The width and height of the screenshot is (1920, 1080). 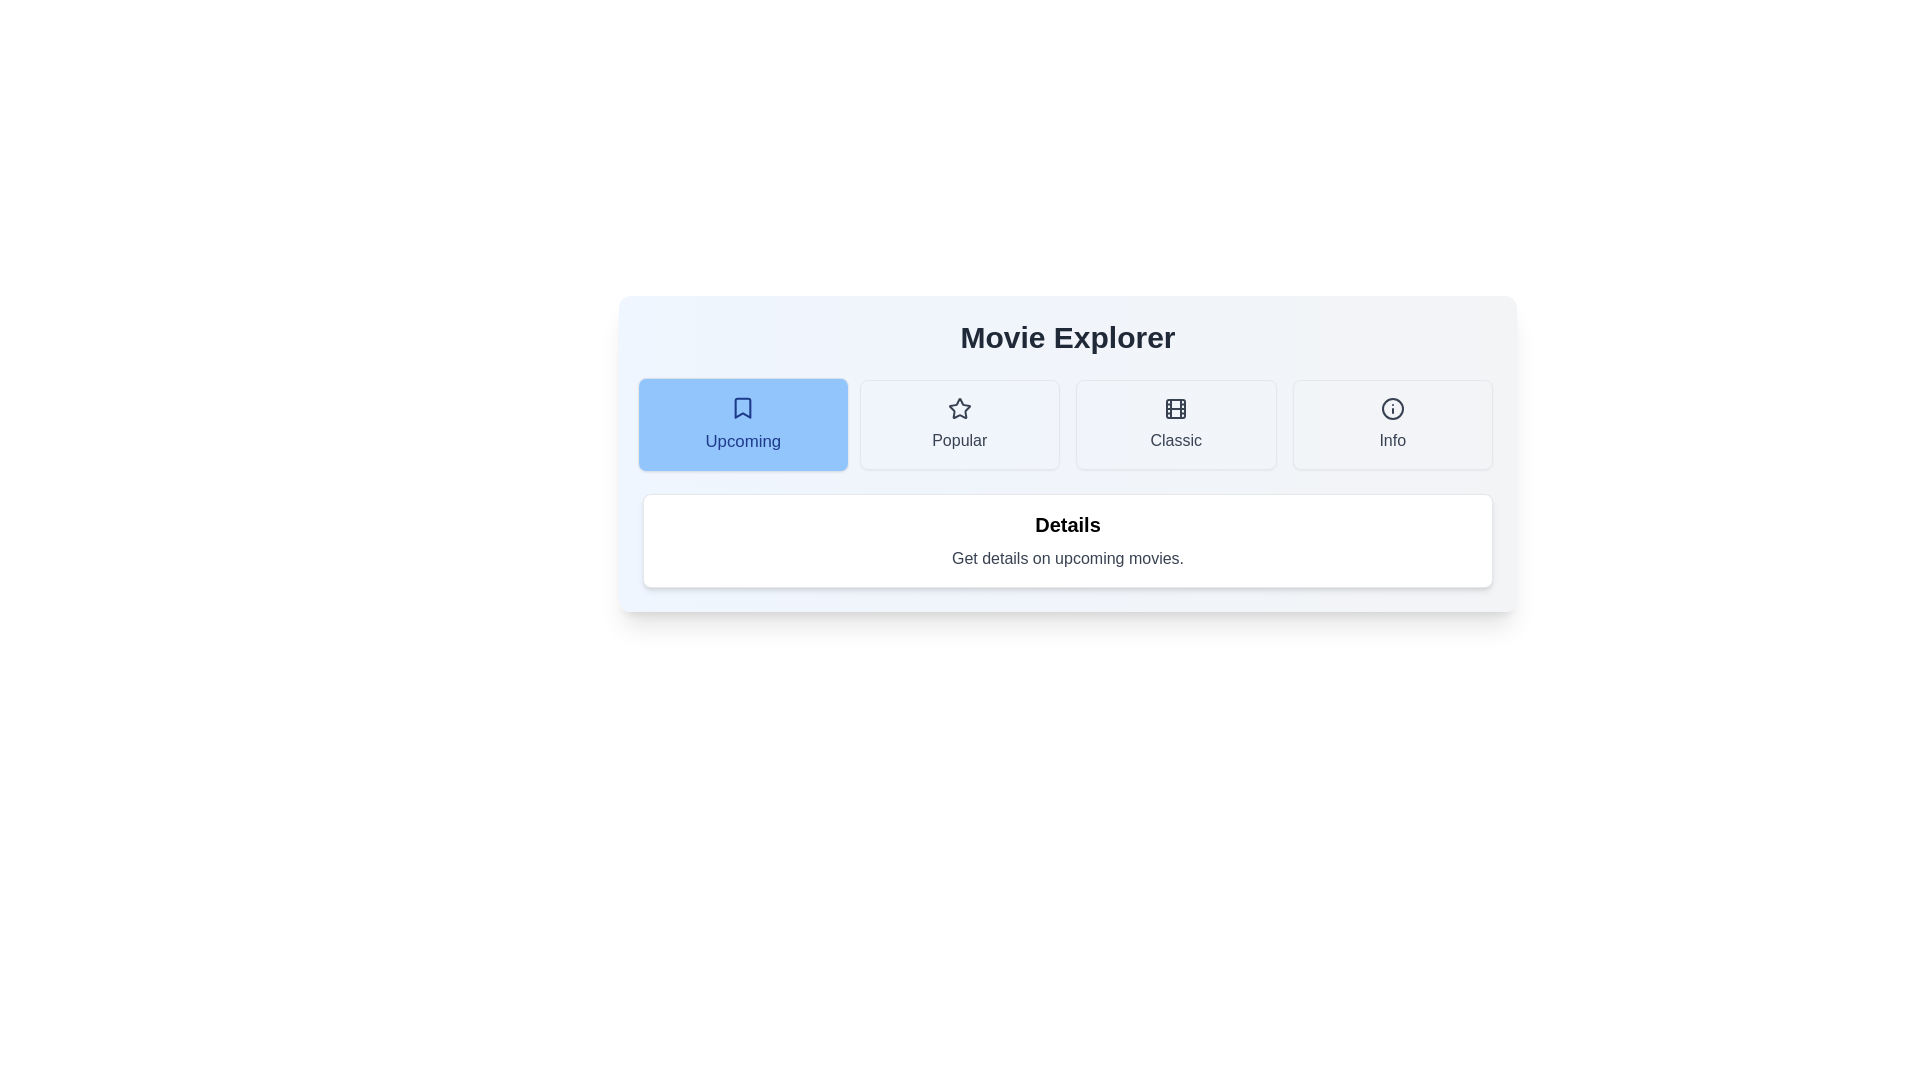 What do you see at coordinates (1391, 407) in the screenshot?
I see `the circular icon with an exclamation mark in the top right area of the selection menu related to the 'Info' label` at bounding box center [1391, 407].